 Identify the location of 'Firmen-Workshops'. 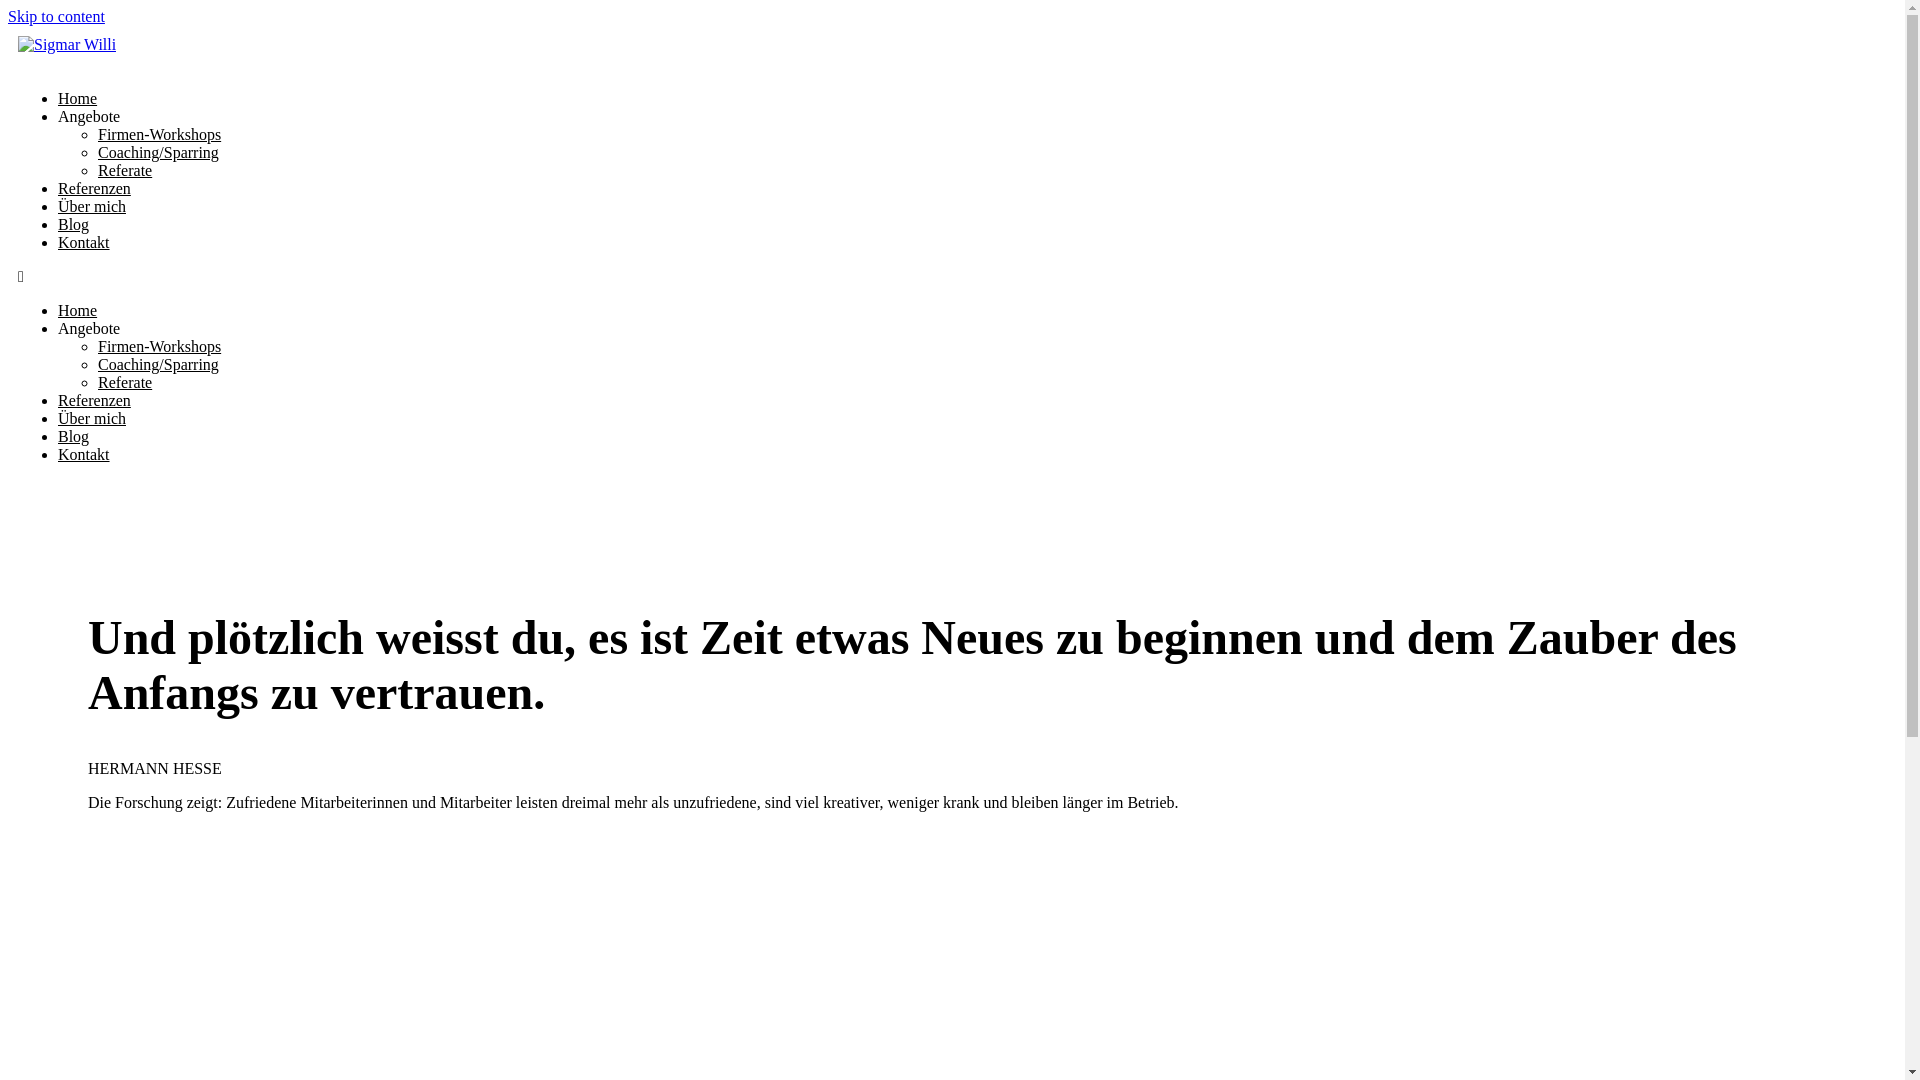
(96, 134).